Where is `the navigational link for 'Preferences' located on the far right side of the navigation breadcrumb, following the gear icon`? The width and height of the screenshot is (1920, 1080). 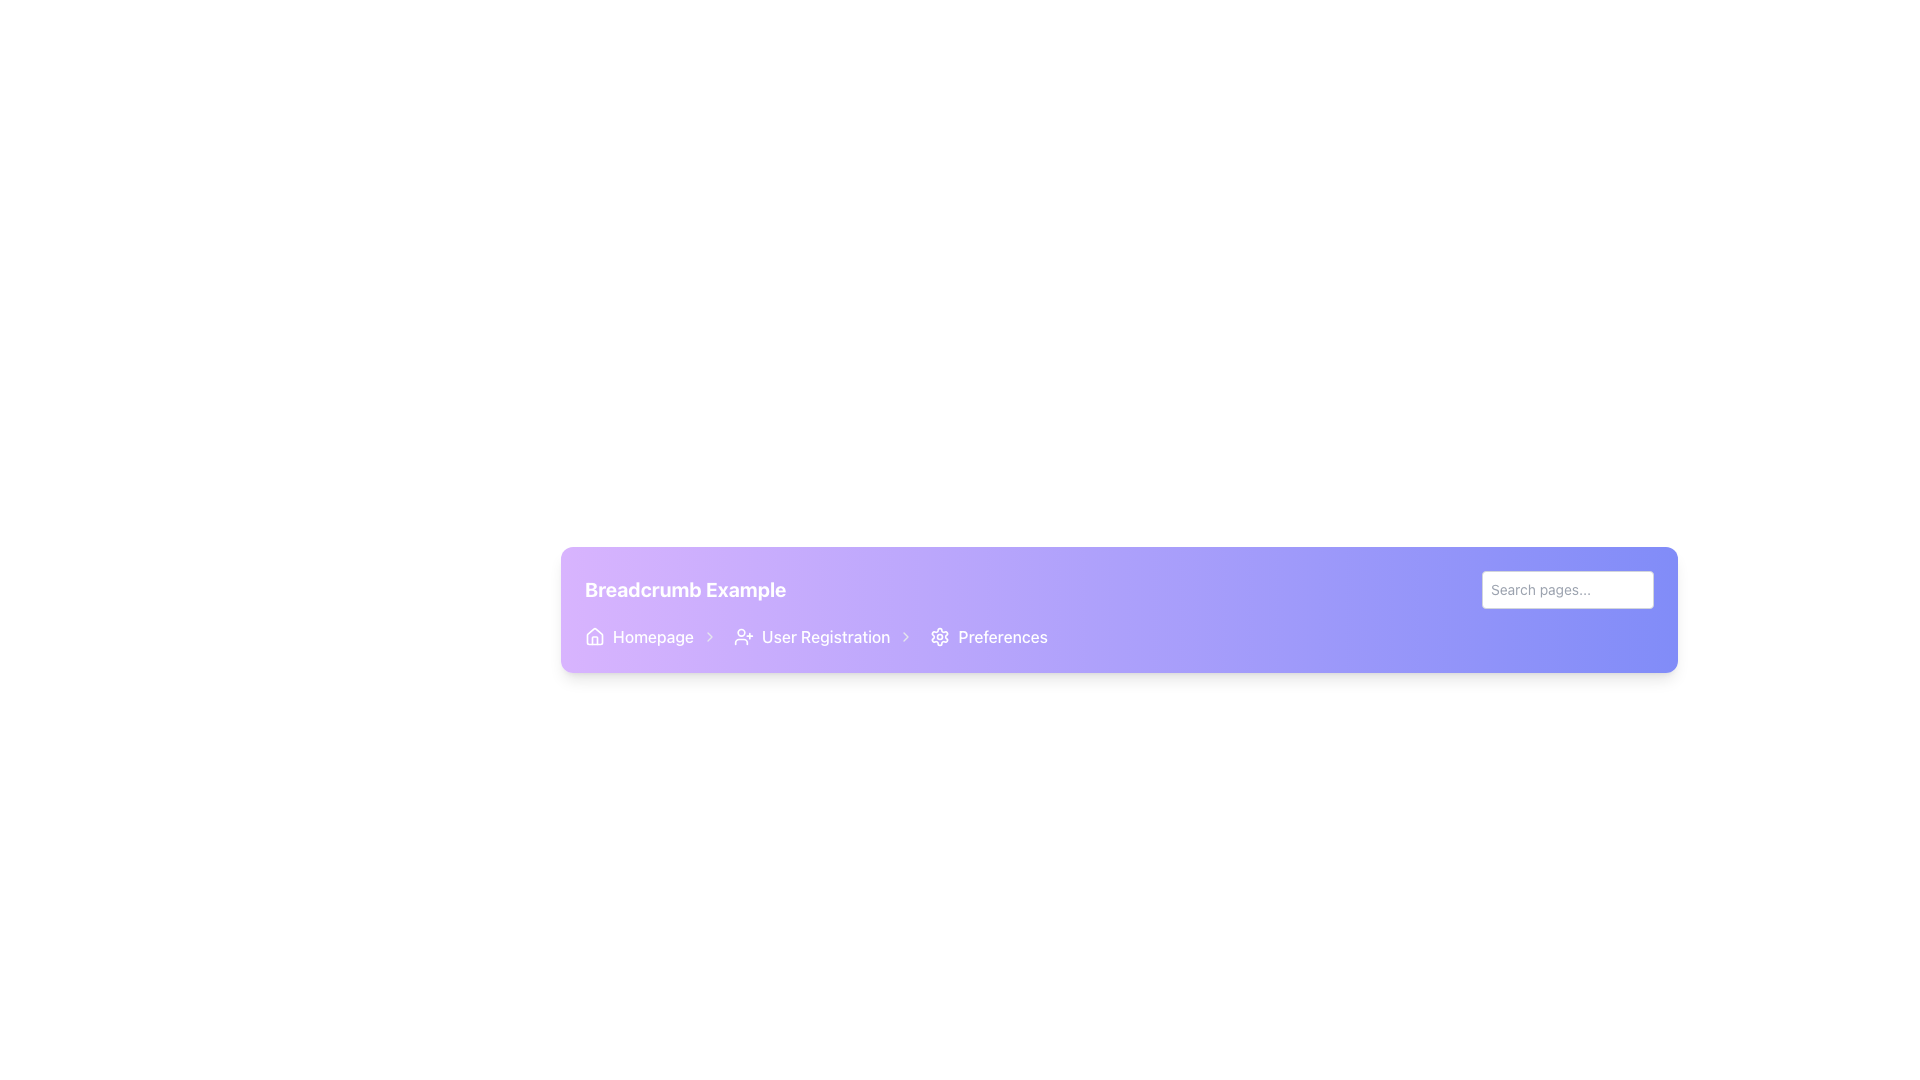
the navigational link for 'Preferences' located on the far right side of the navigation breadcrumb, following the gear icon is located at coordinates (1003, 636).